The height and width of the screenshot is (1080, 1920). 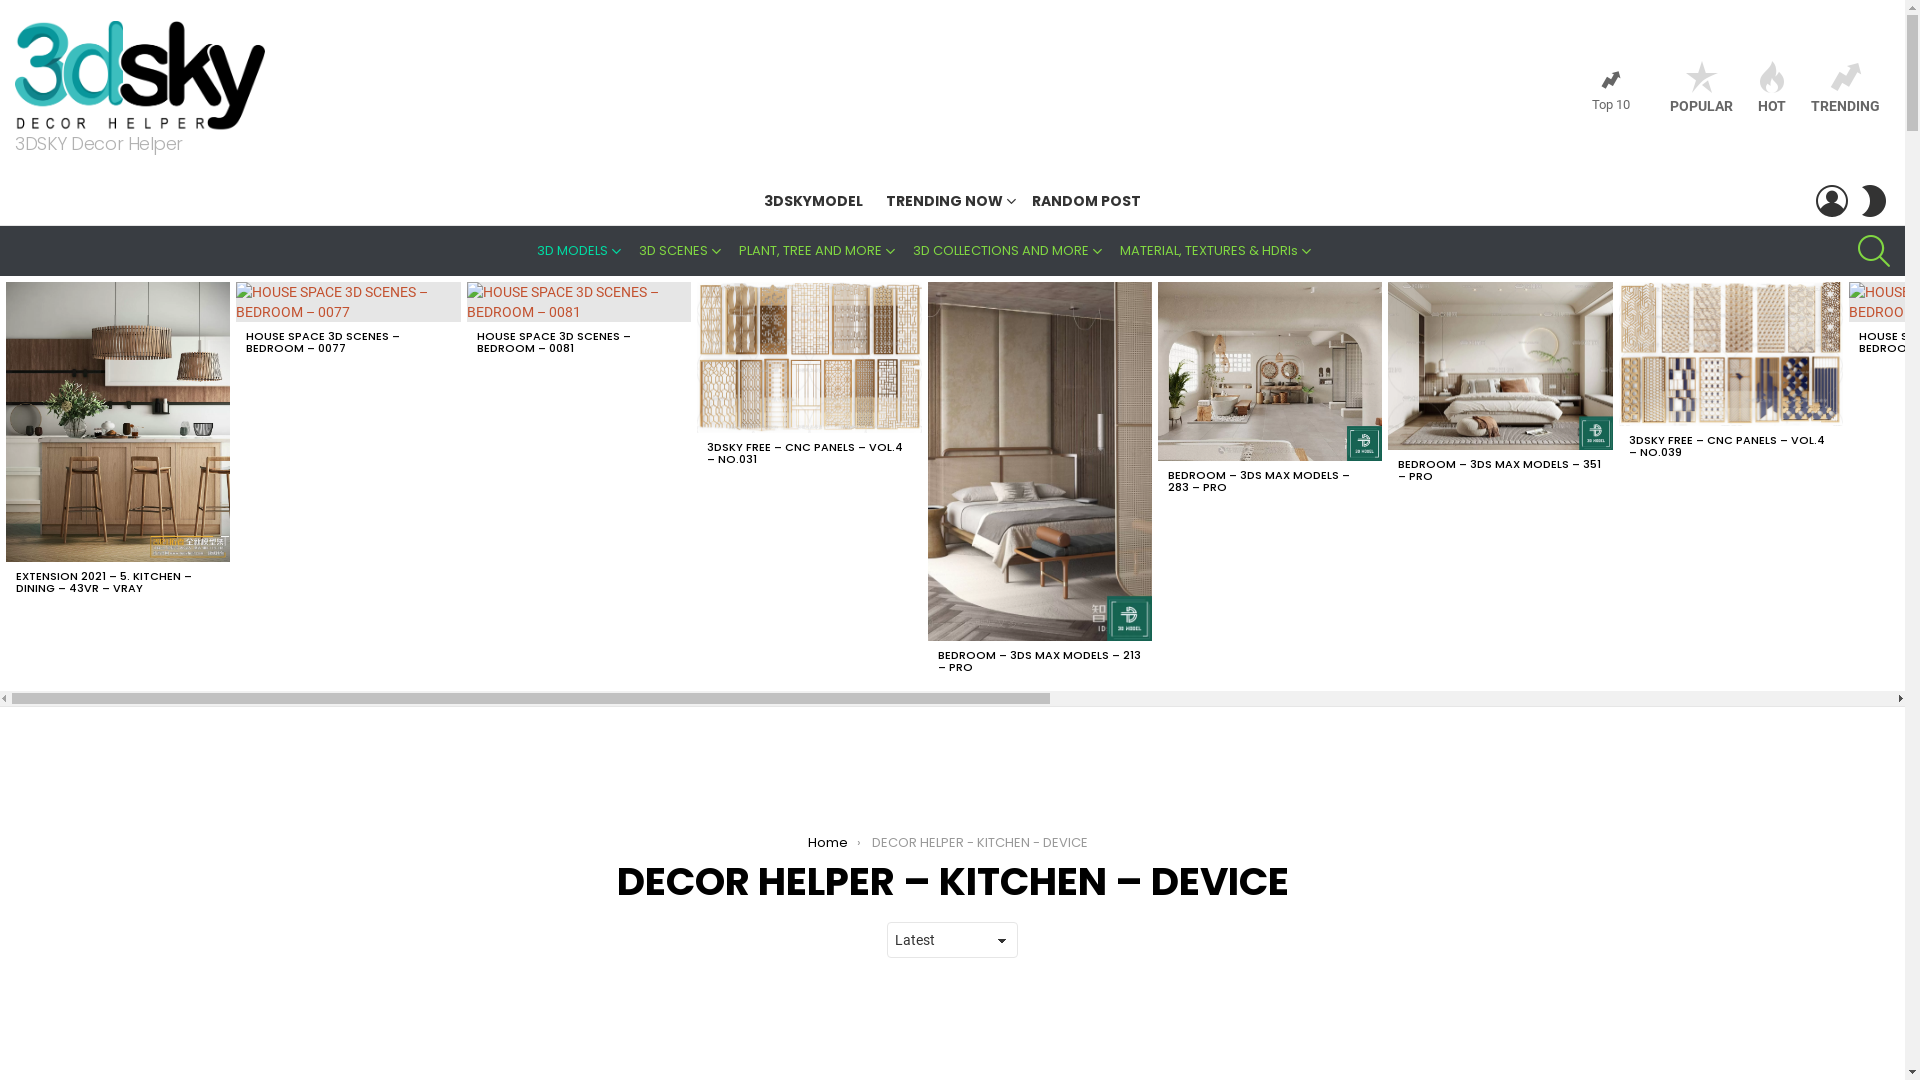 What do you see at coordinates (1008, 249) in the screenshot?
I see `'3D COLLECTIONS AND MORE'` at bounding box center [1008, 249].